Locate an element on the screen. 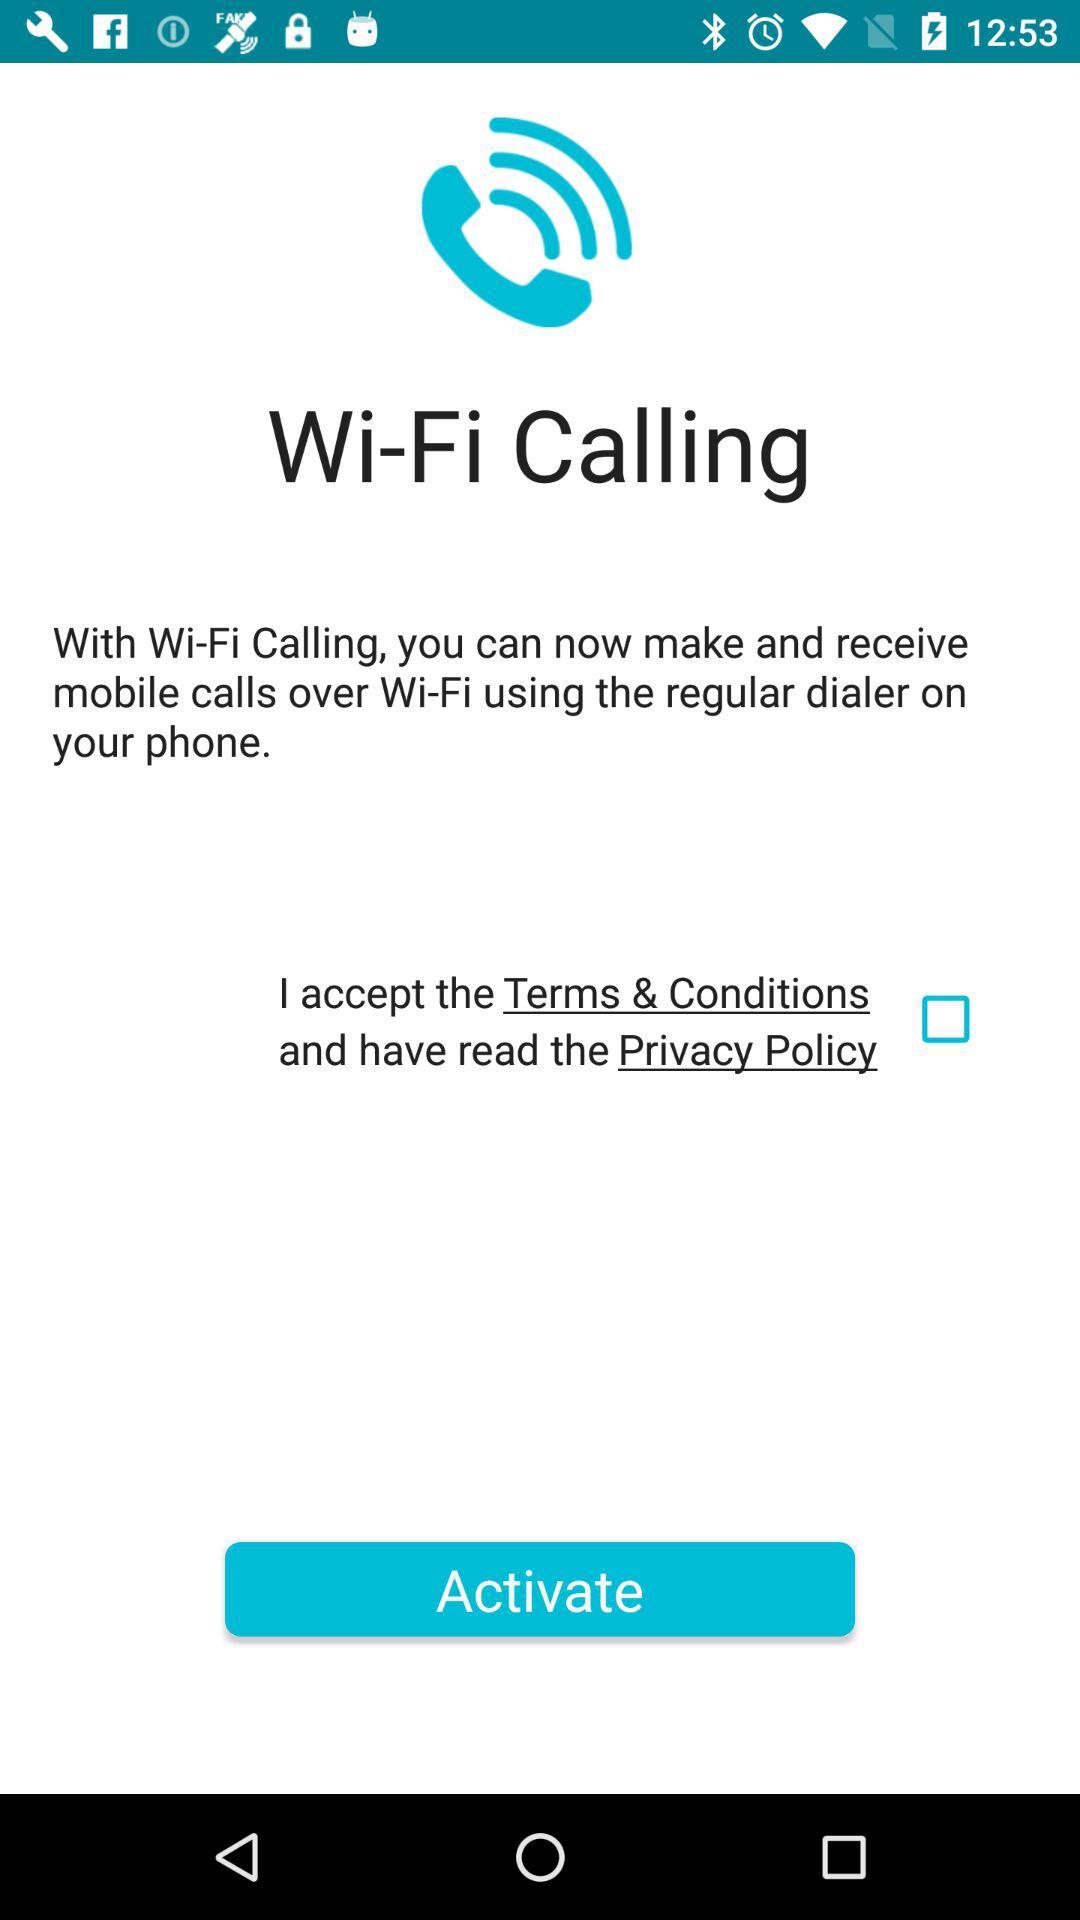 This screenshot has height=1920, width=1080. the item above activate button is located at coordinates (747, 1047).